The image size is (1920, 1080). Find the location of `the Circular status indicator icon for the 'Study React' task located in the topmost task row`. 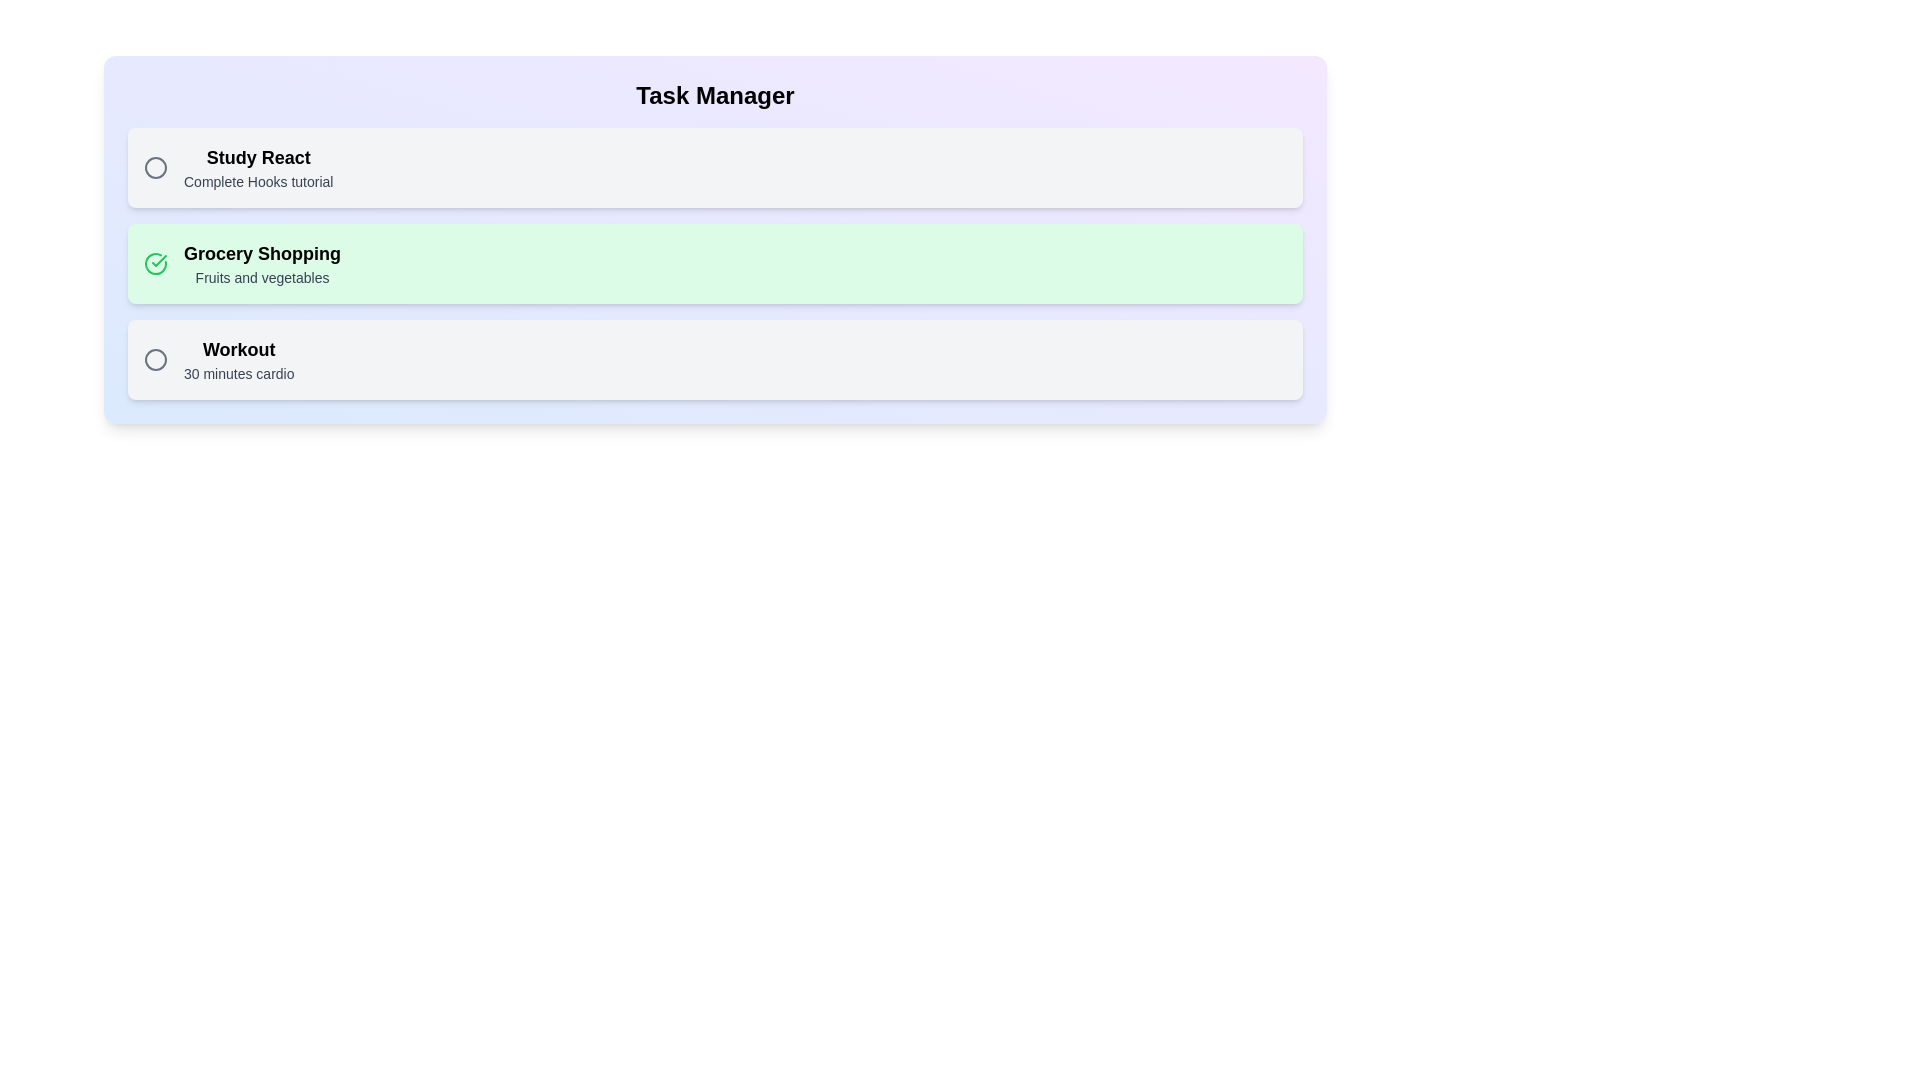

the Circular status indicator icon for the 'Study React' task located in the topmost task row is located at coordinates (155, 167).